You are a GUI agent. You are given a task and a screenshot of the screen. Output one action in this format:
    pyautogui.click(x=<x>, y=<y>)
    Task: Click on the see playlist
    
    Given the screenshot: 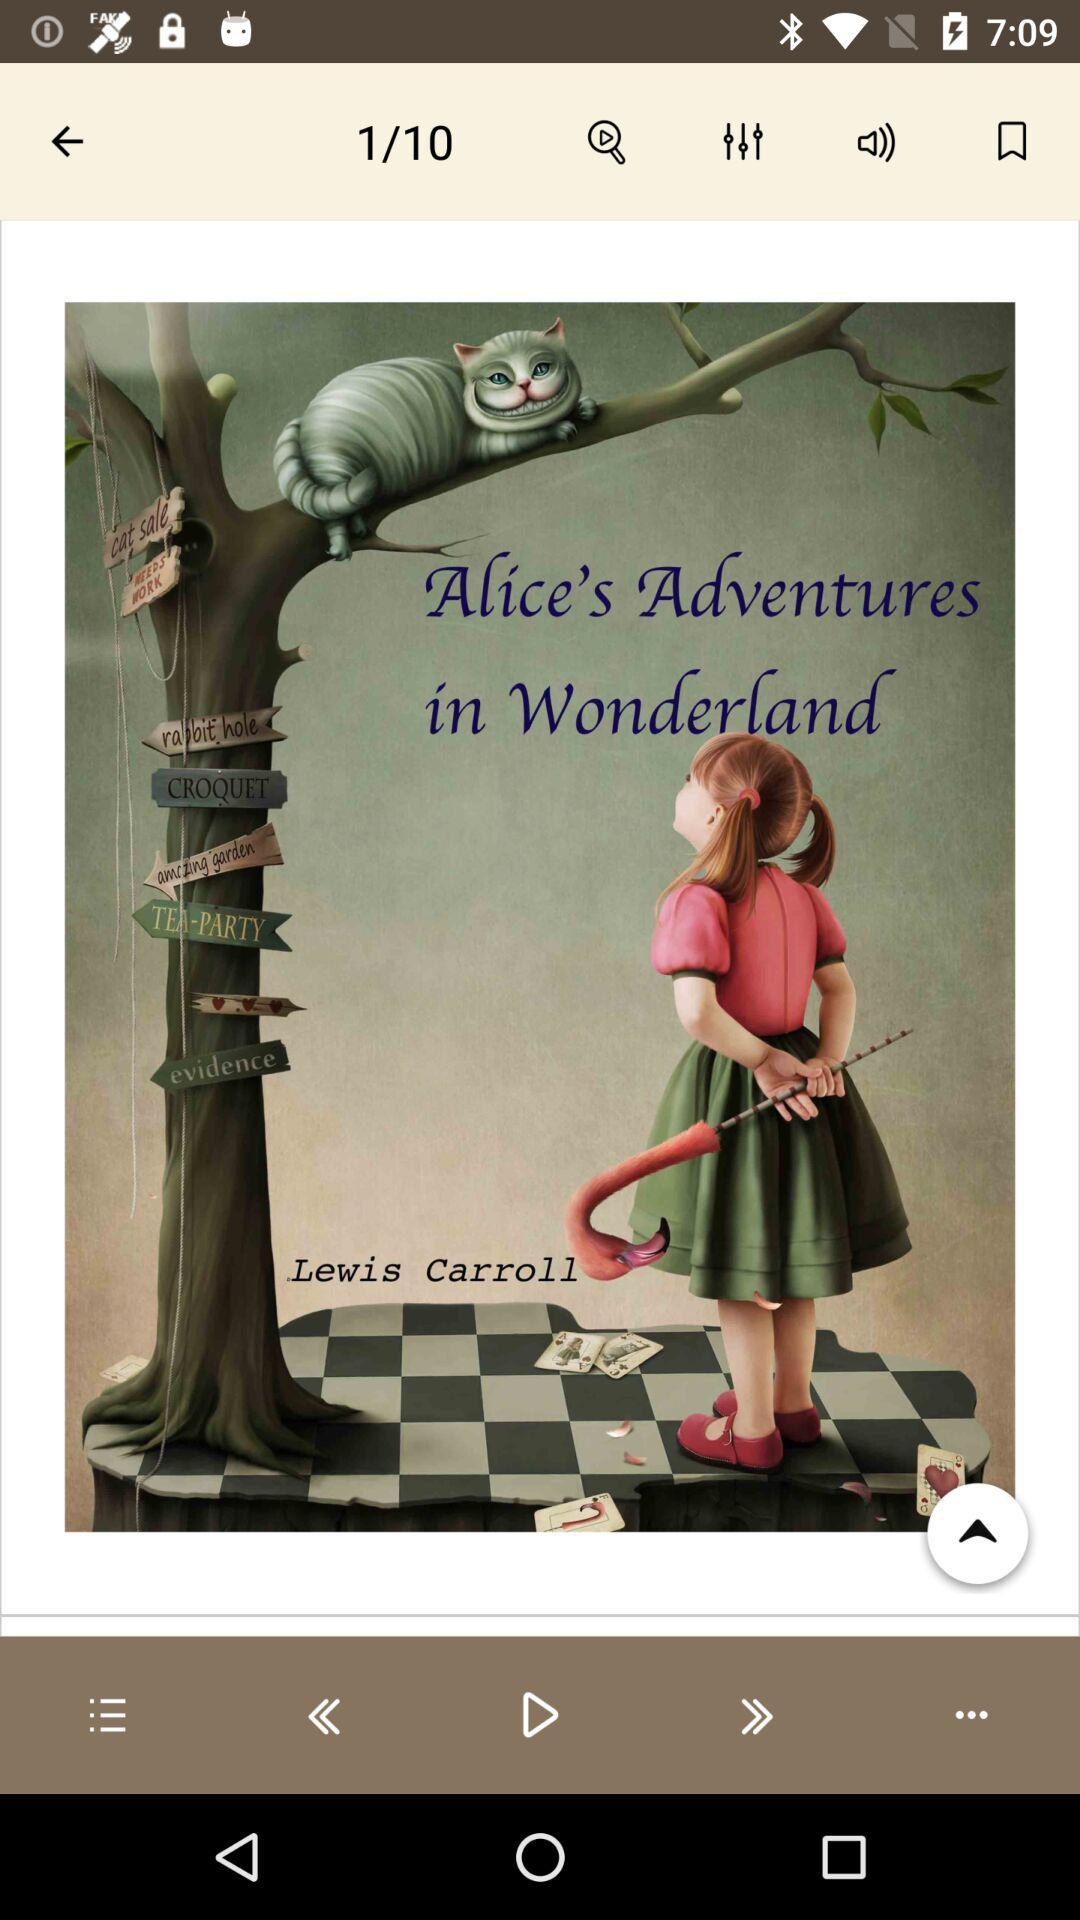 What is the action you would take?
    pyautogui.click(x=108, y=1714)
    